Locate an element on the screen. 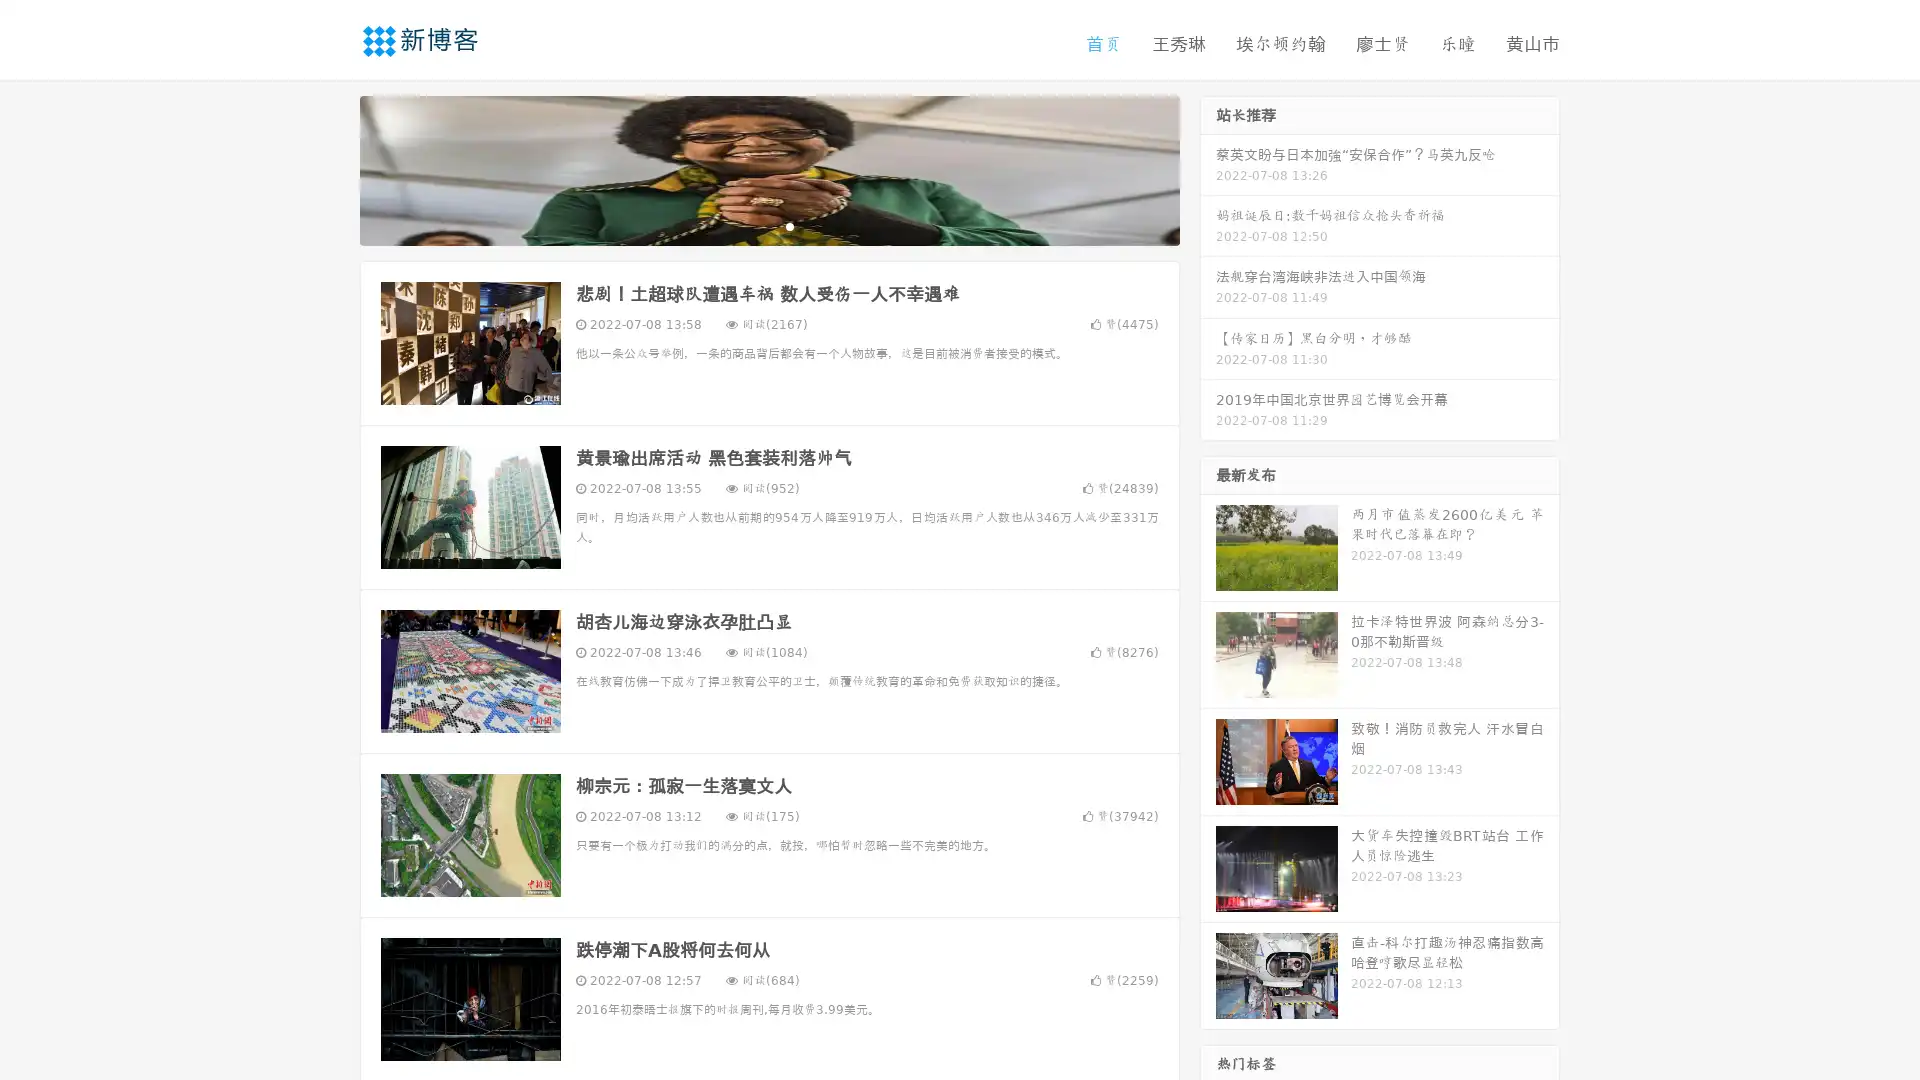 The width and height of the screenshot is (1920, 1080). Next slide is located at coordinates (1208, 168).